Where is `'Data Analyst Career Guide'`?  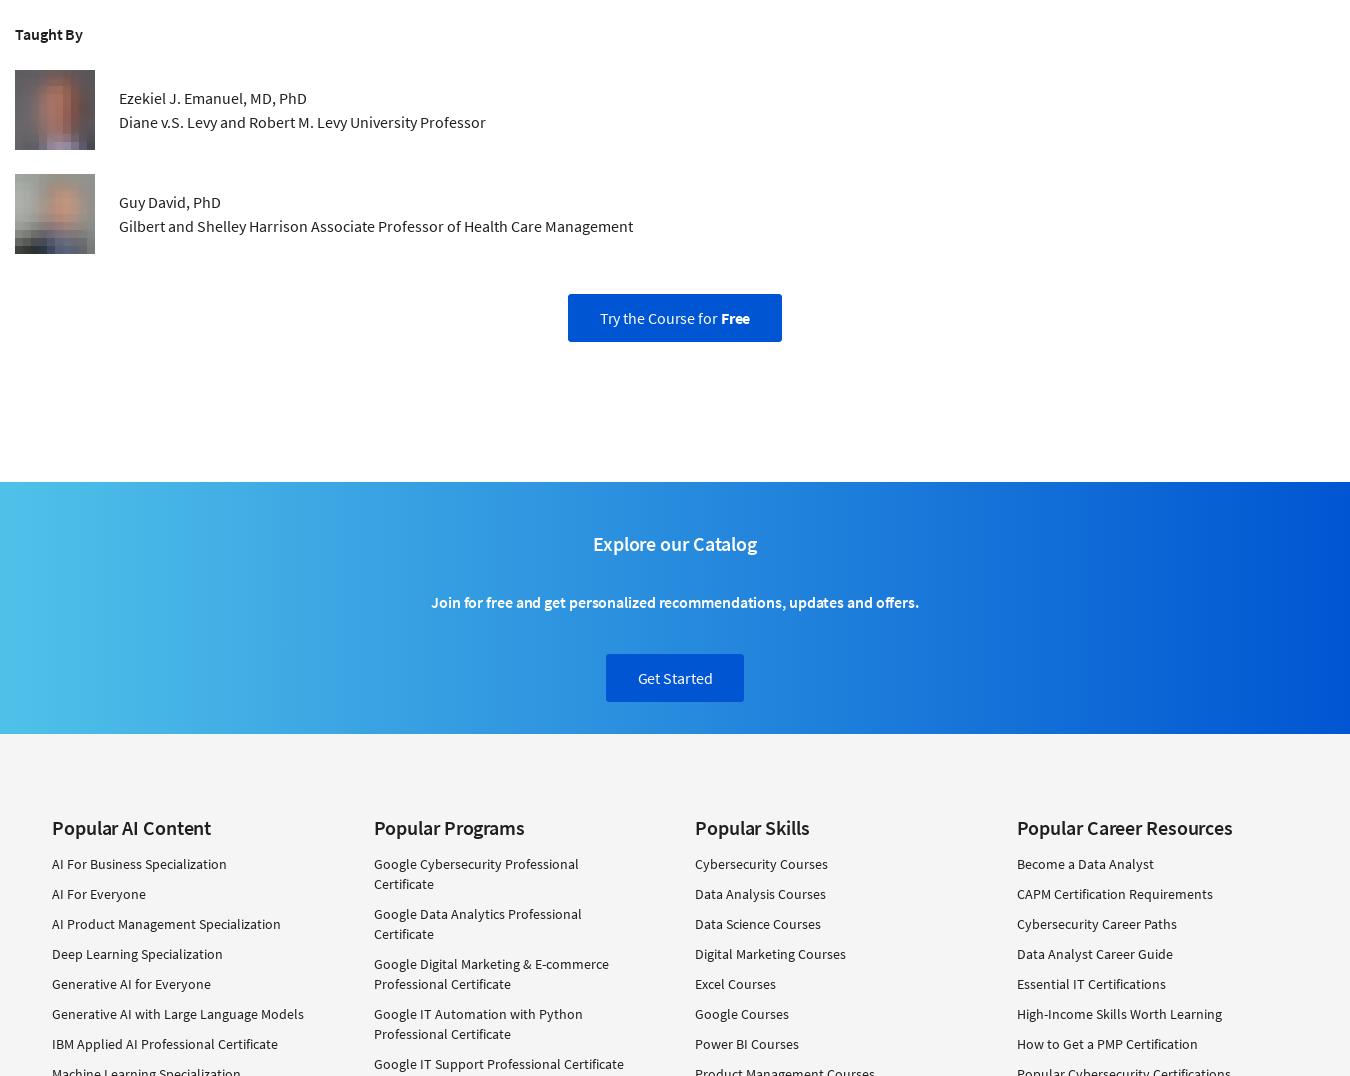
'Data Analyst Career Guide' is located at coordinates (1094, 953).